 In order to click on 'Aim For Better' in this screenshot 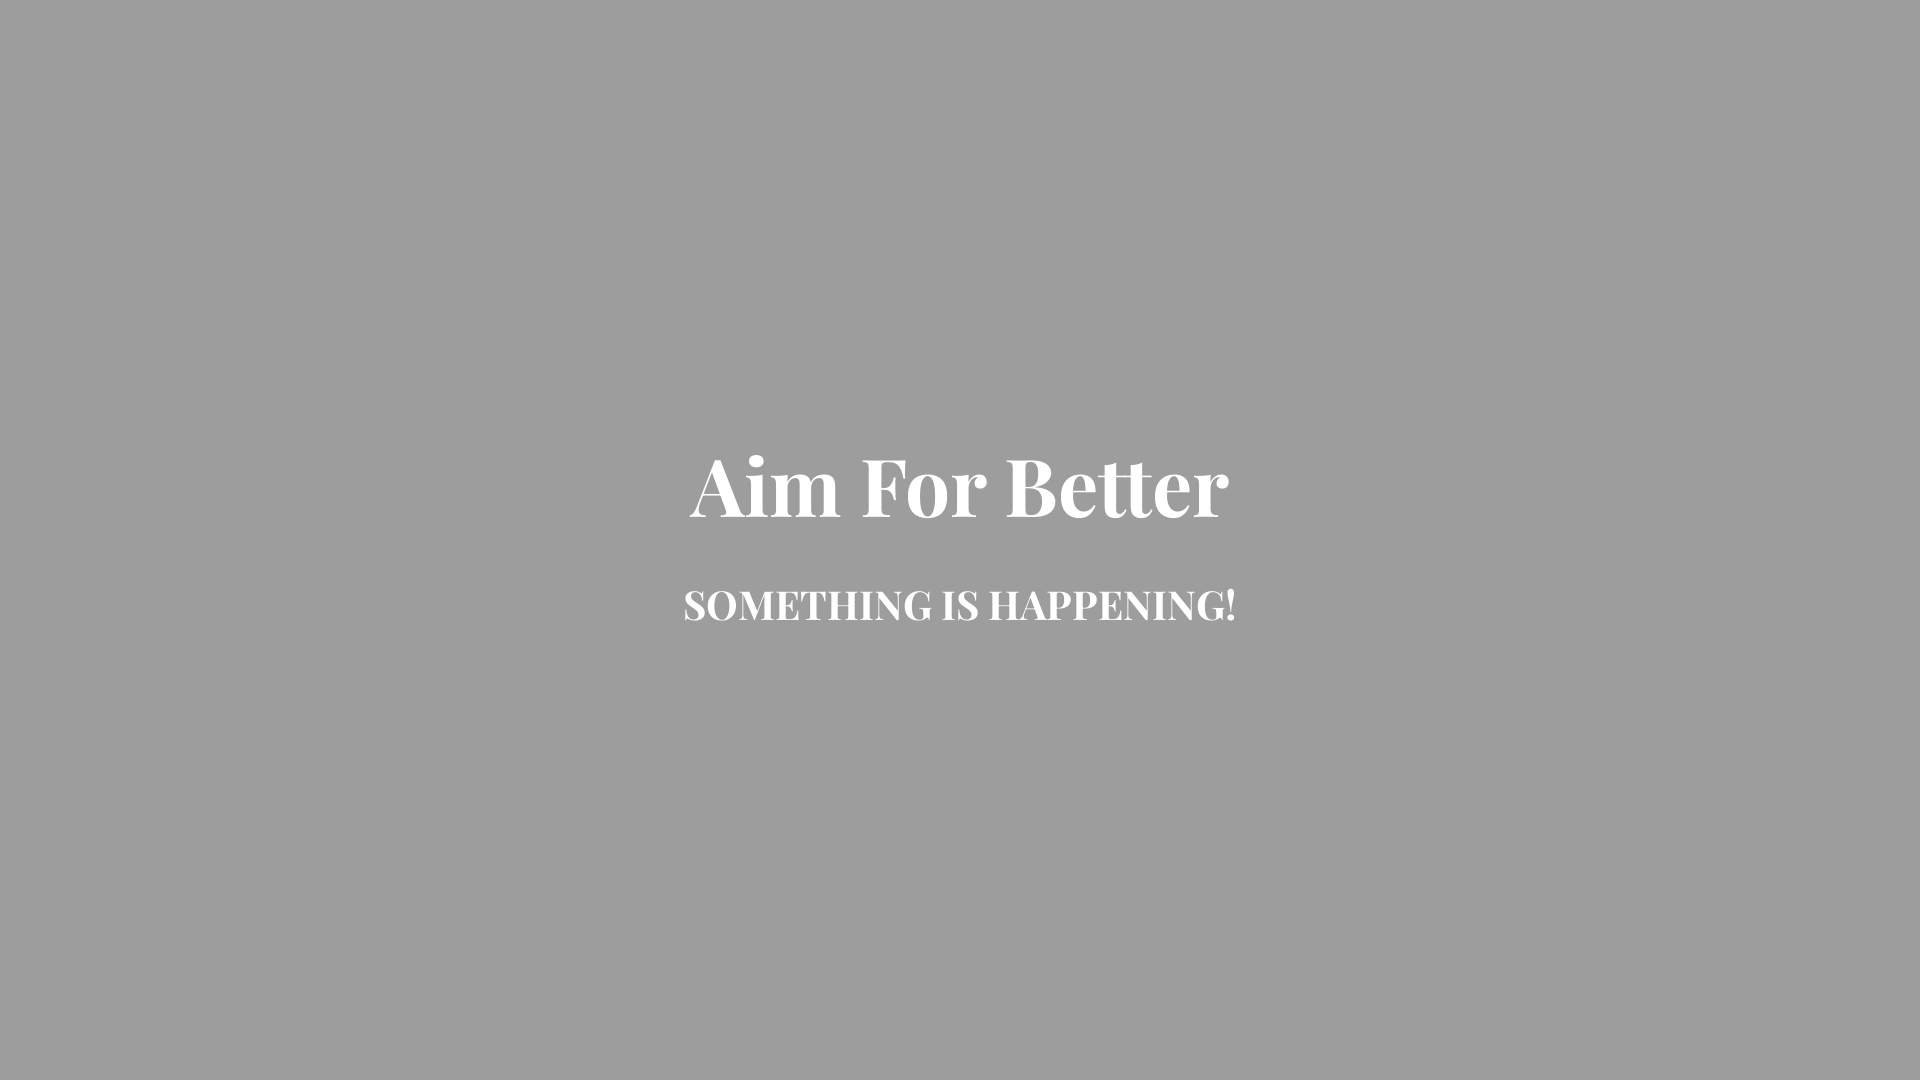, I will do `click(960, 501)`.